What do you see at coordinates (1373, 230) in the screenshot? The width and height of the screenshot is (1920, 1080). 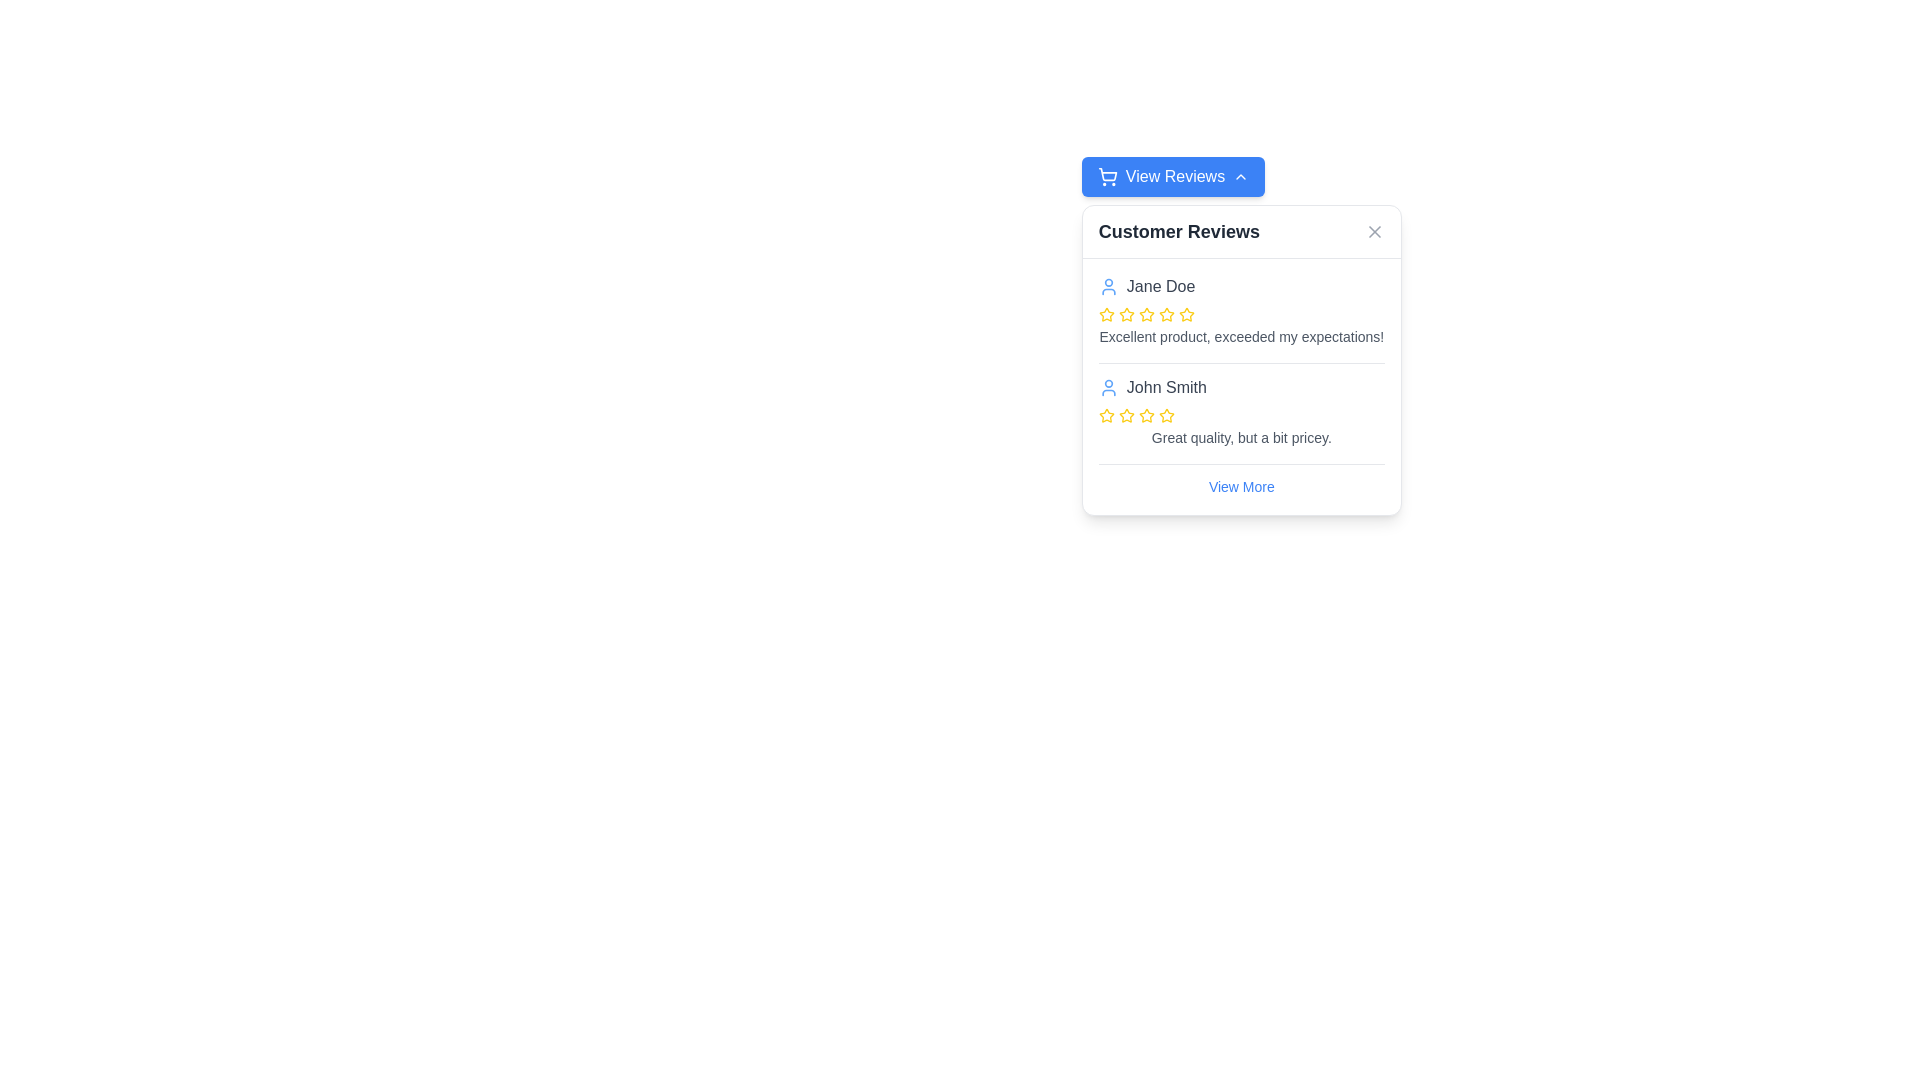 I see `the Close button (SVG graphic) located at the top-right corner of the 'Customer Reviews' card` at bounding box center [1373, 230].